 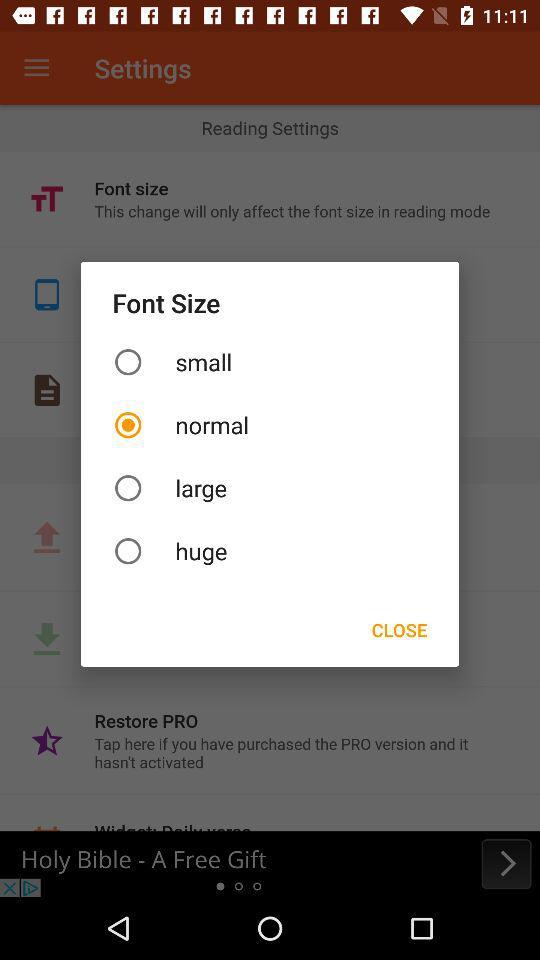 I want to click on the close item, so click(x=399, y=628).